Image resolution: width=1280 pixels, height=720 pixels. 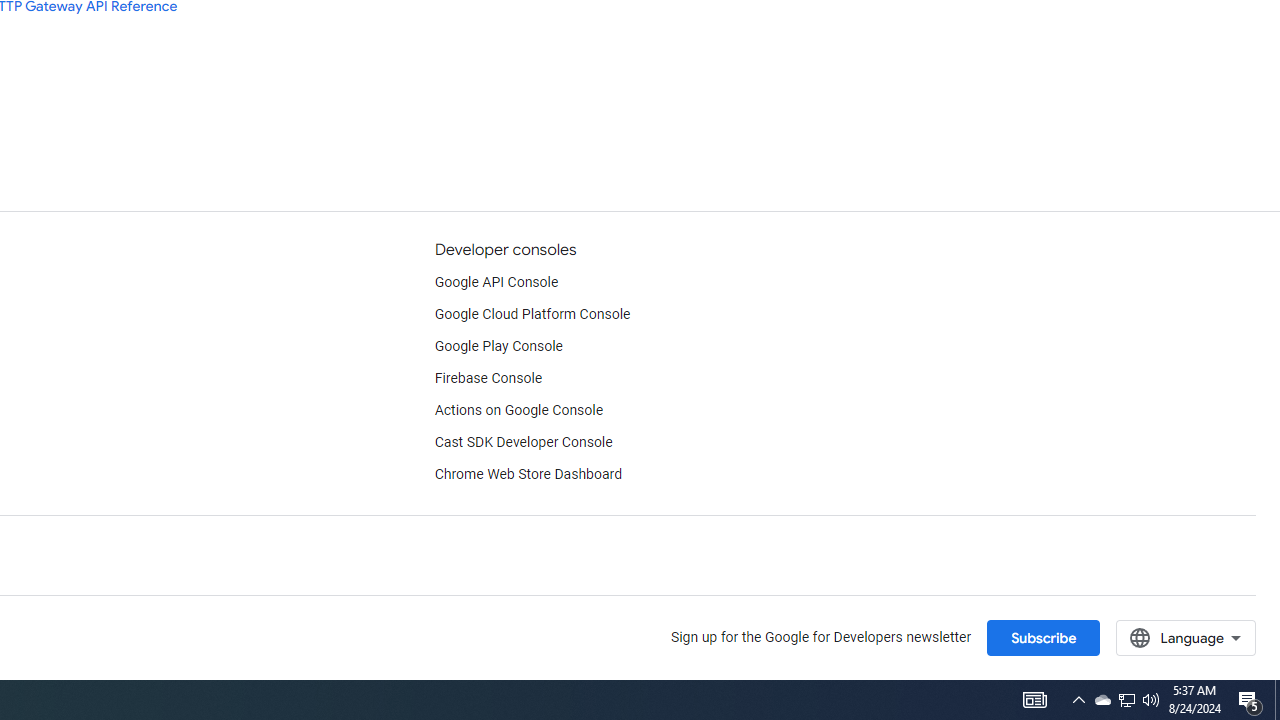 I want to click on 'Google Cloud Platform Console', so click(x=532, y=315).